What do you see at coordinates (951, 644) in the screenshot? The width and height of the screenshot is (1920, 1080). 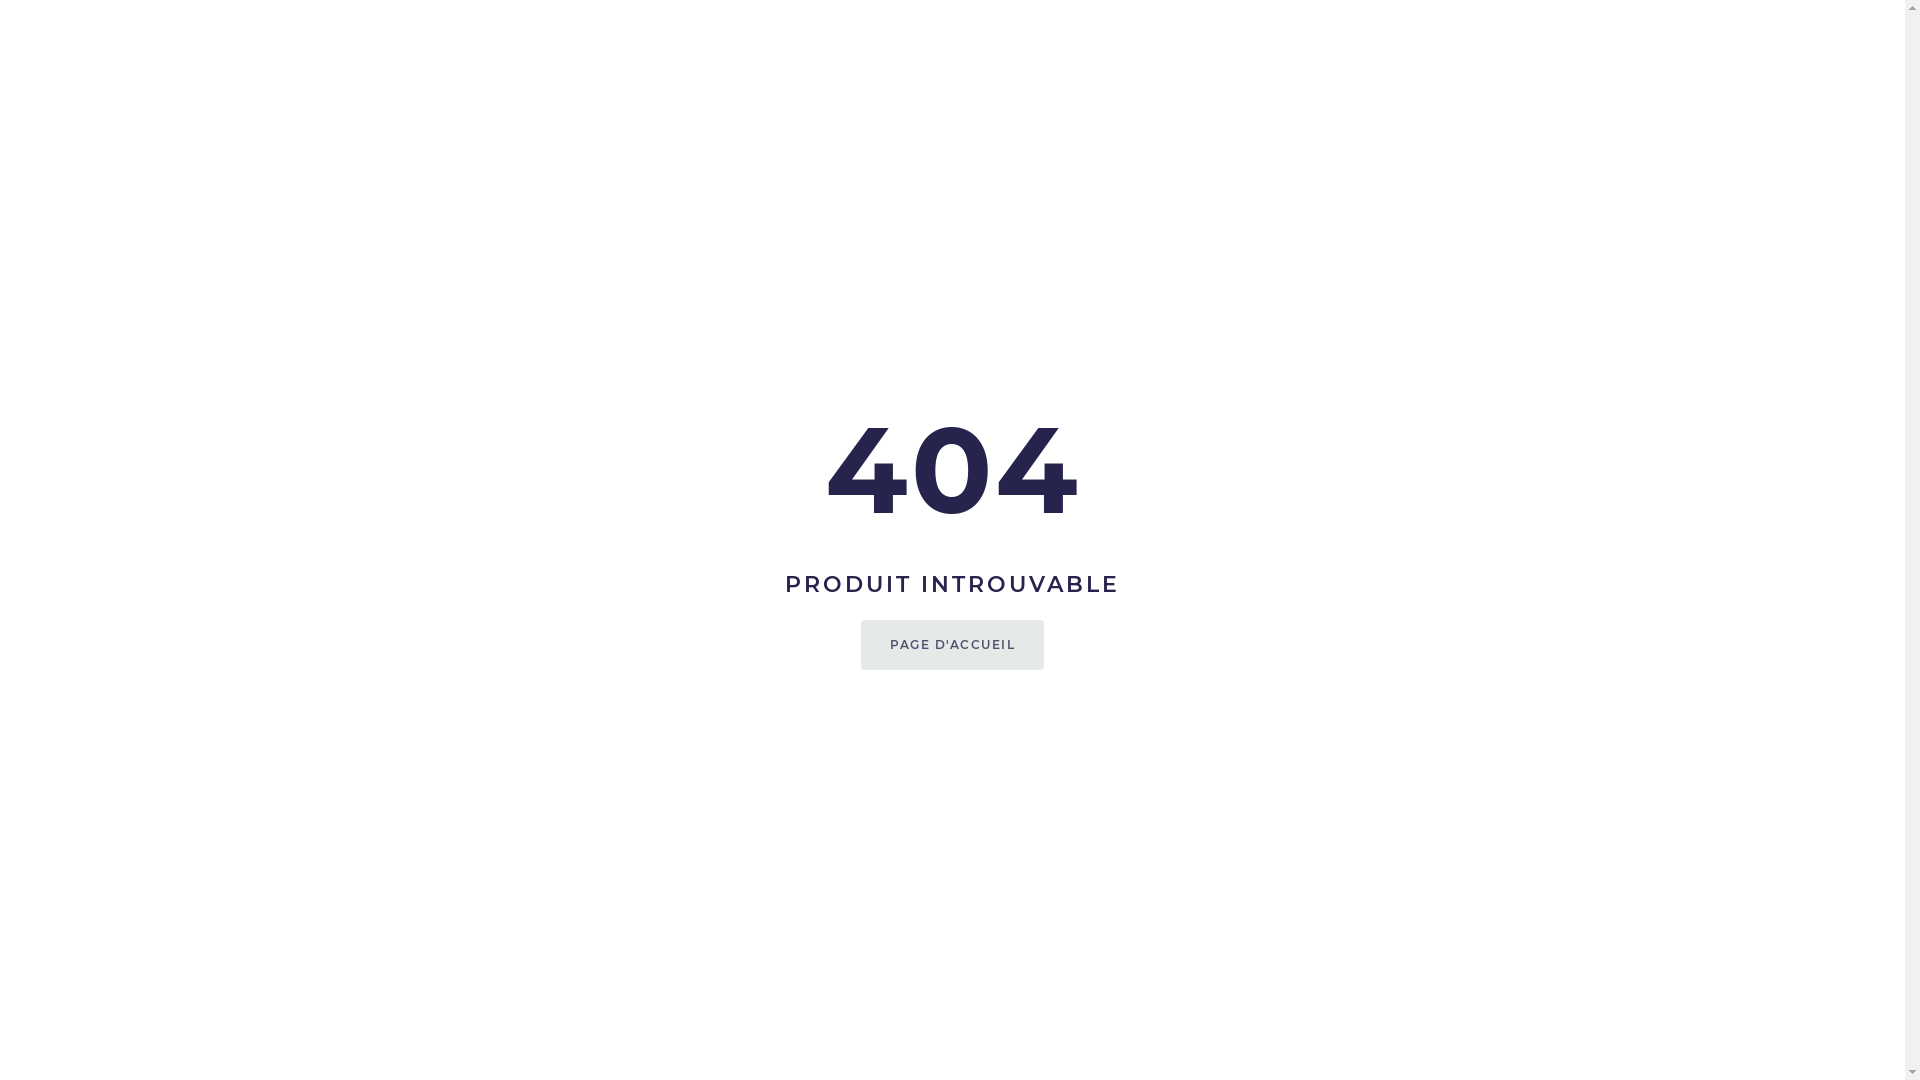 I see `'PAGE D'ACCUEIL'` at bounding box center [951, 644].